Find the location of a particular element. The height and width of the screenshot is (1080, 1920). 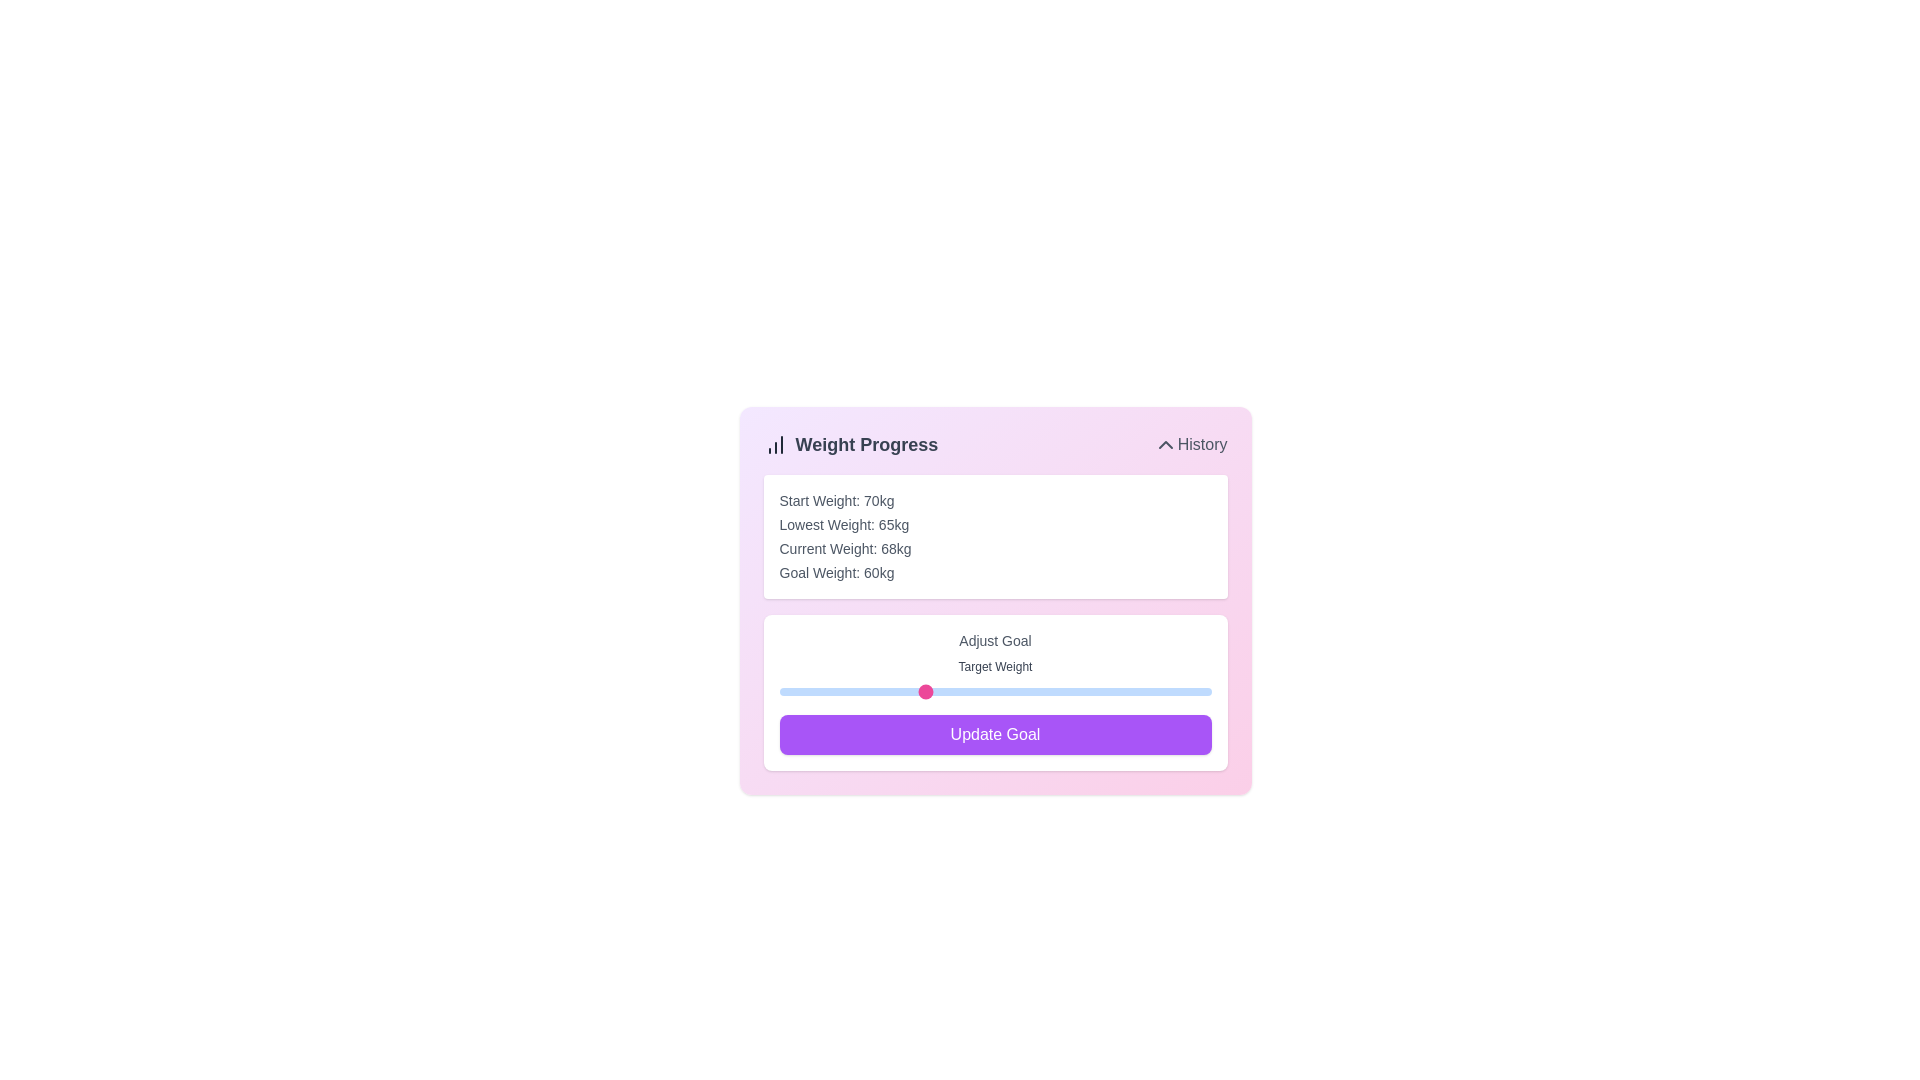

the goal weight slider to 57 kg is located at coordinates (880, 690).